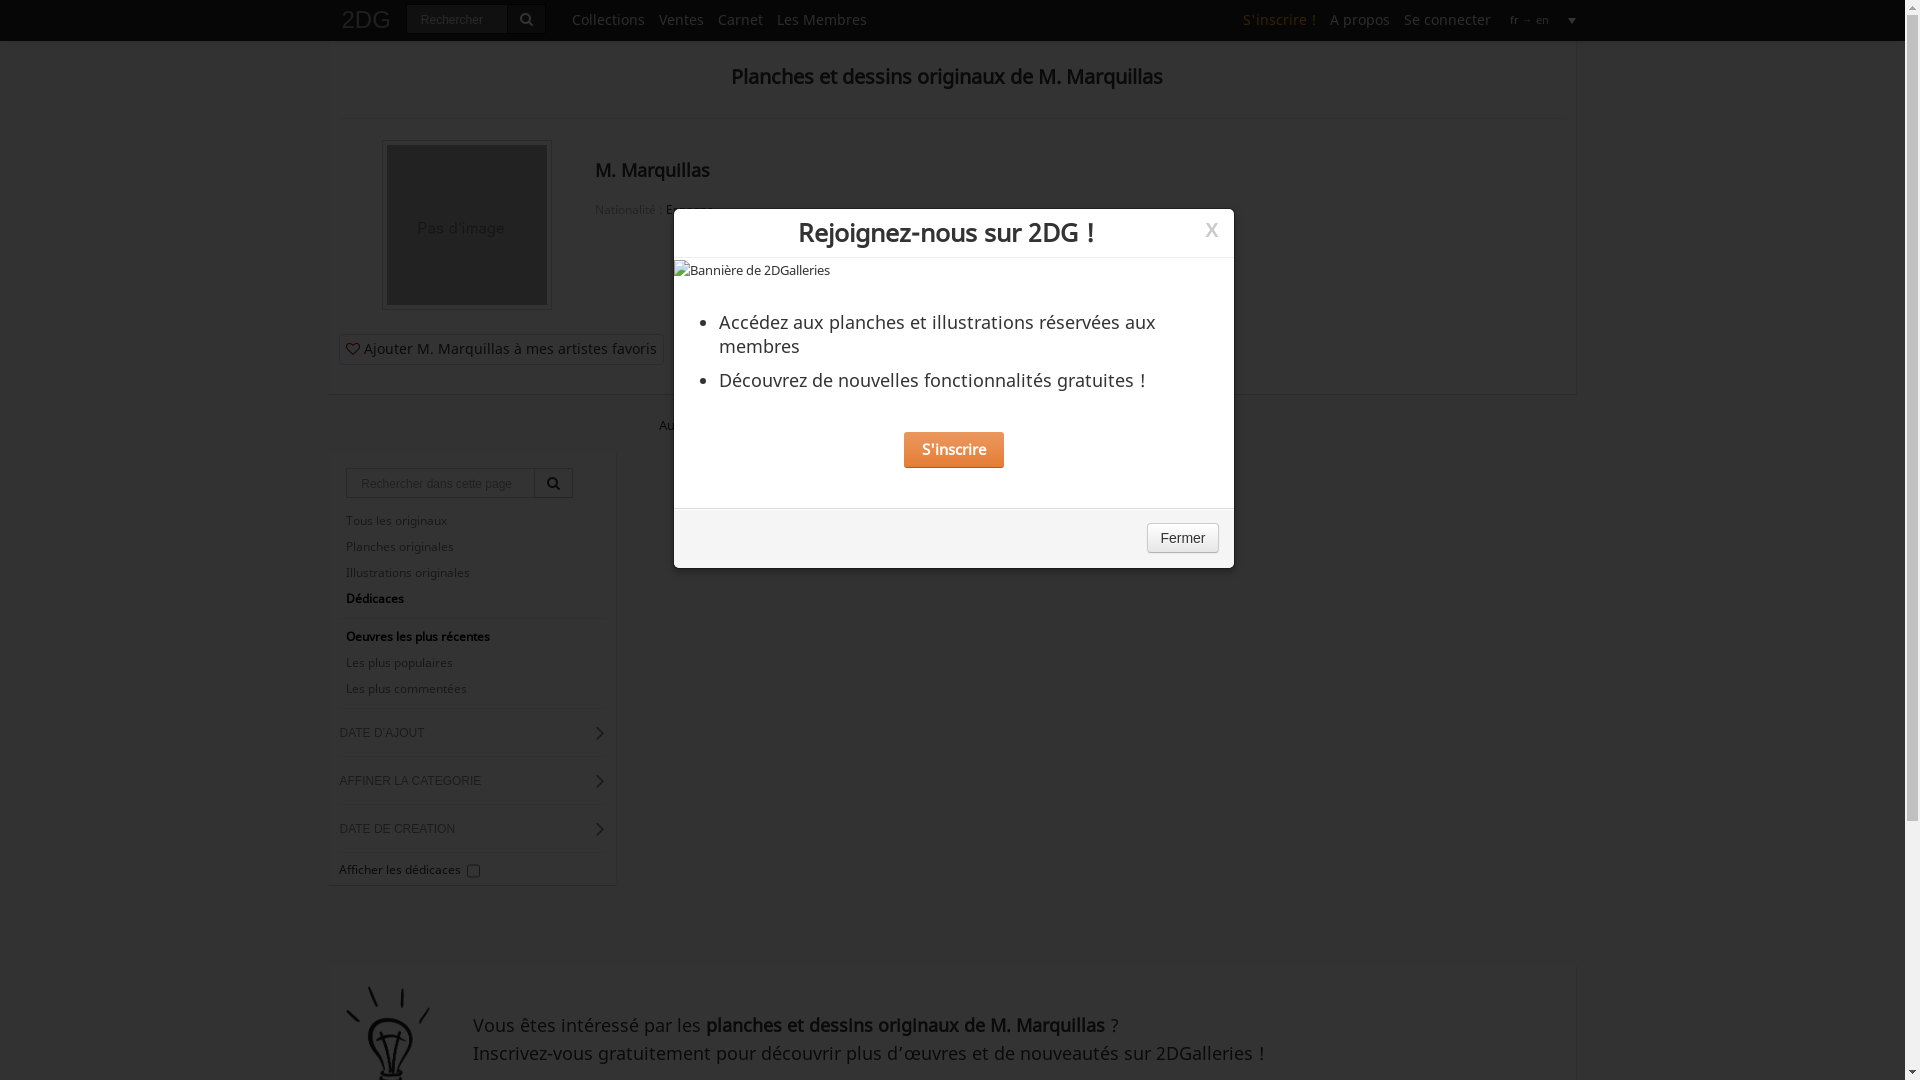 This screenshot has height=1080, width=1920. I want to click on 'Collections', so click(607, 18).